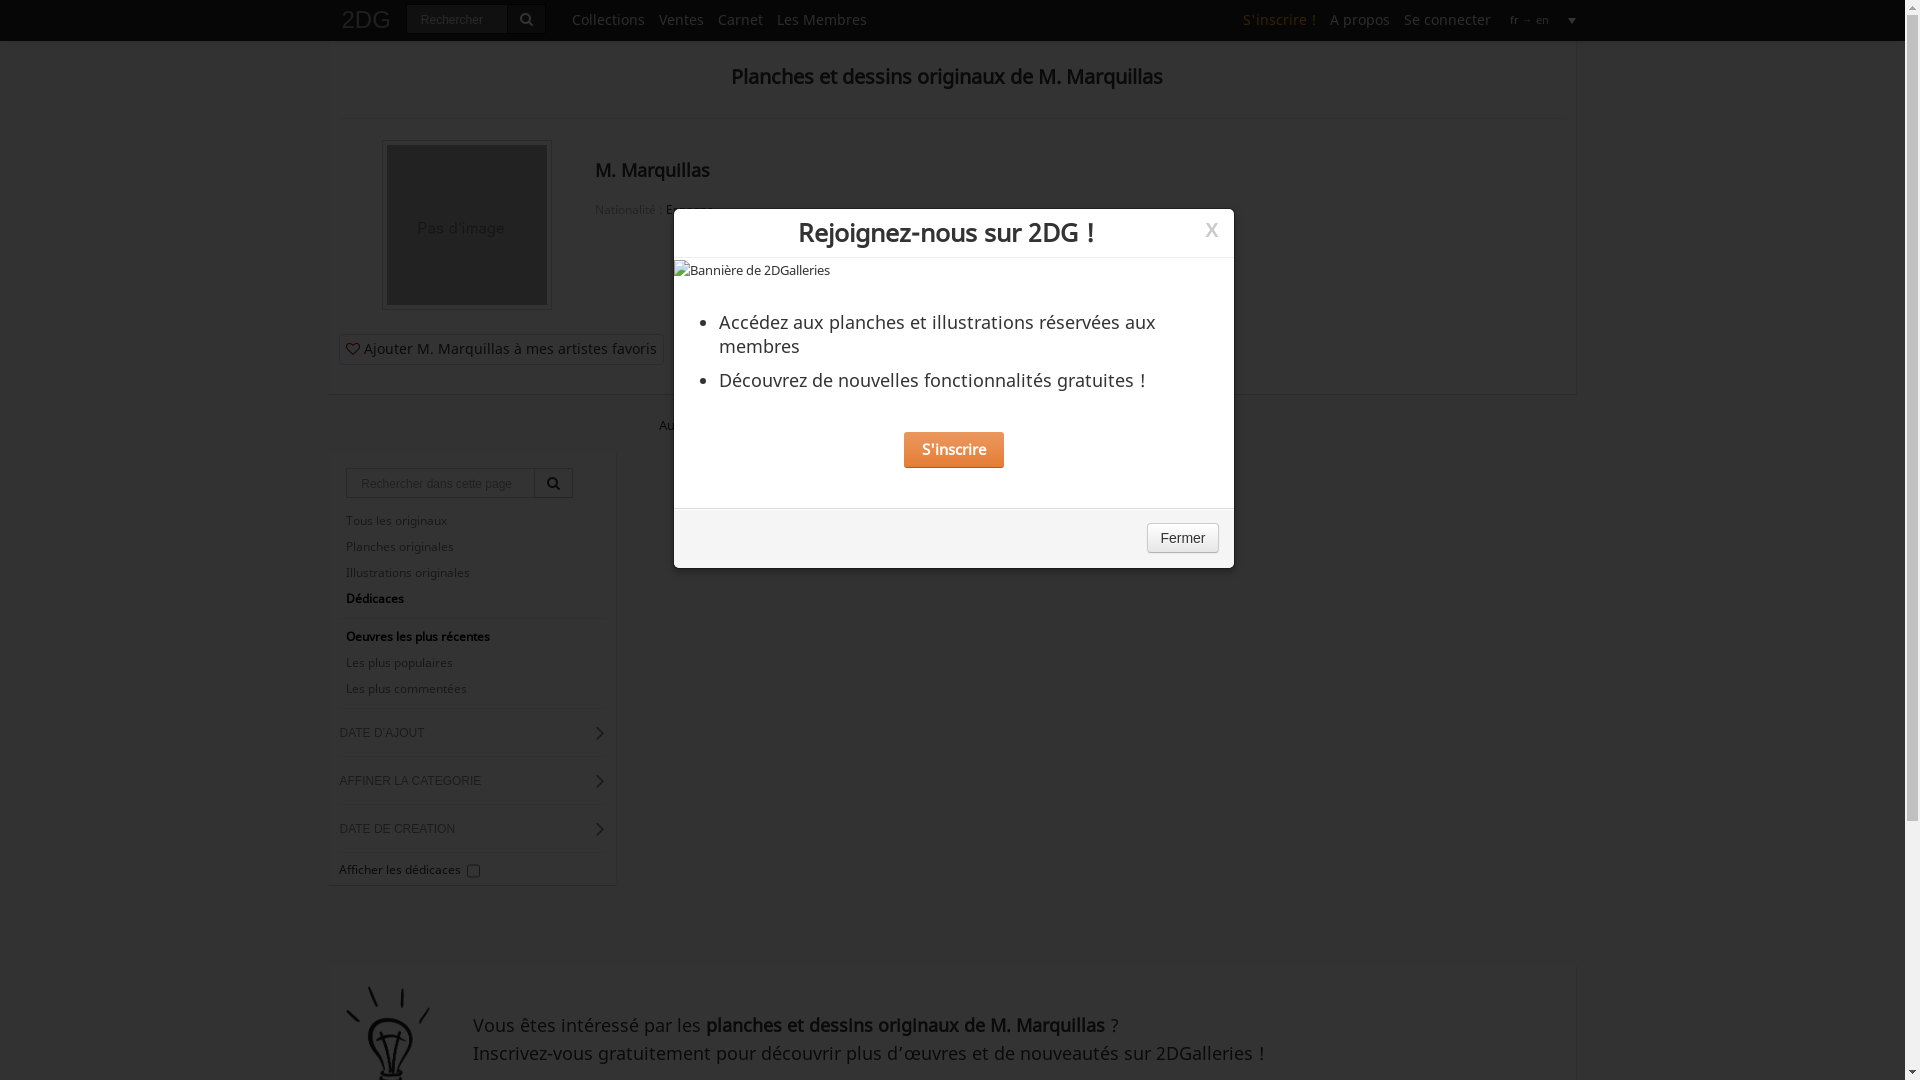 This screenshot has height=1080, width=1920. I want to click on 'Collections', so click(607, 18).